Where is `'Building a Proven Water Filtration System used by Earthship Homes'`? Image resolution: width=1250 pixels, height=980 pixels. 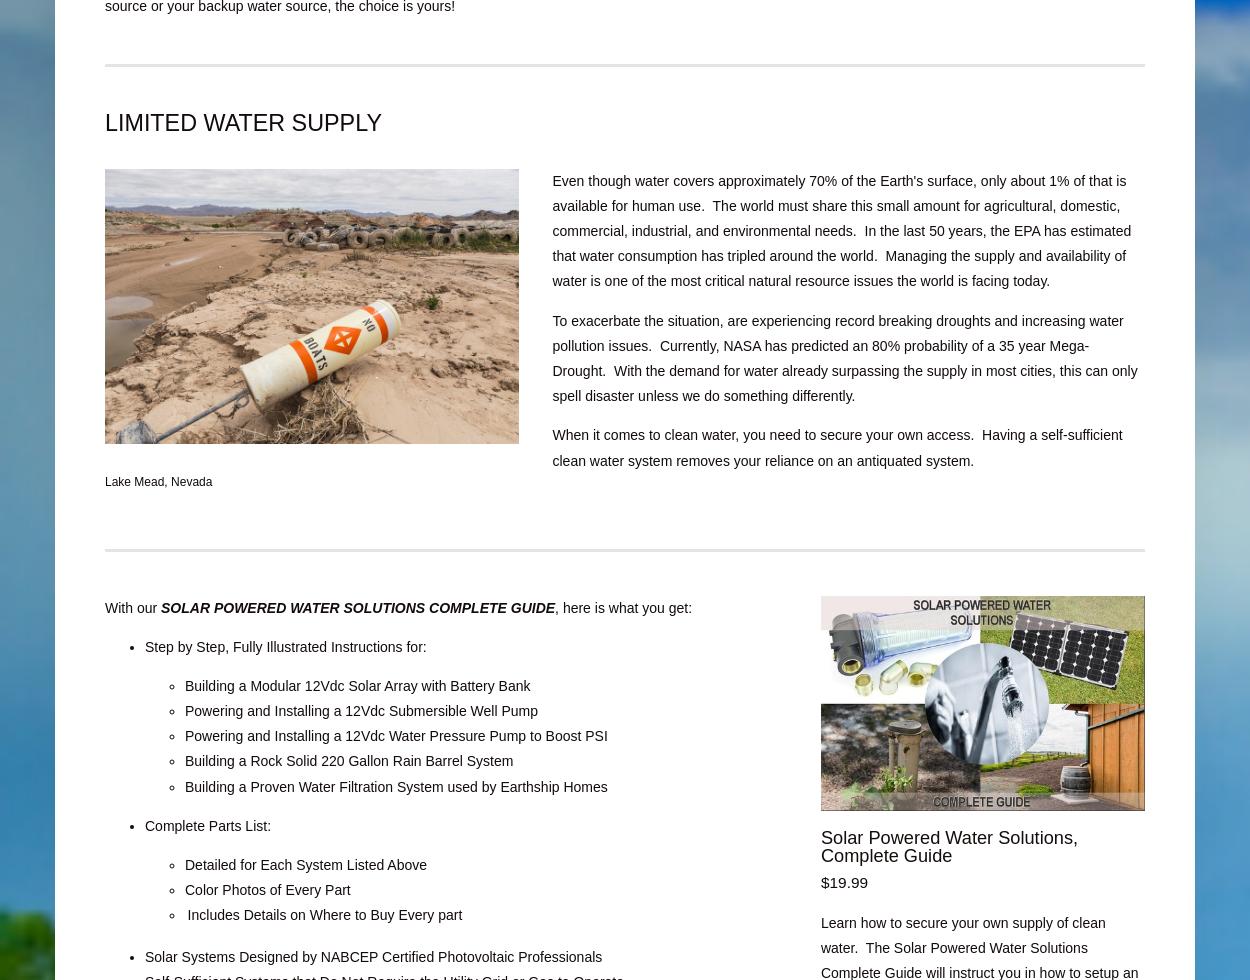
'Building a Proven Water Filtration System used by Earthship Homes' is located at coordinates (396, 785).